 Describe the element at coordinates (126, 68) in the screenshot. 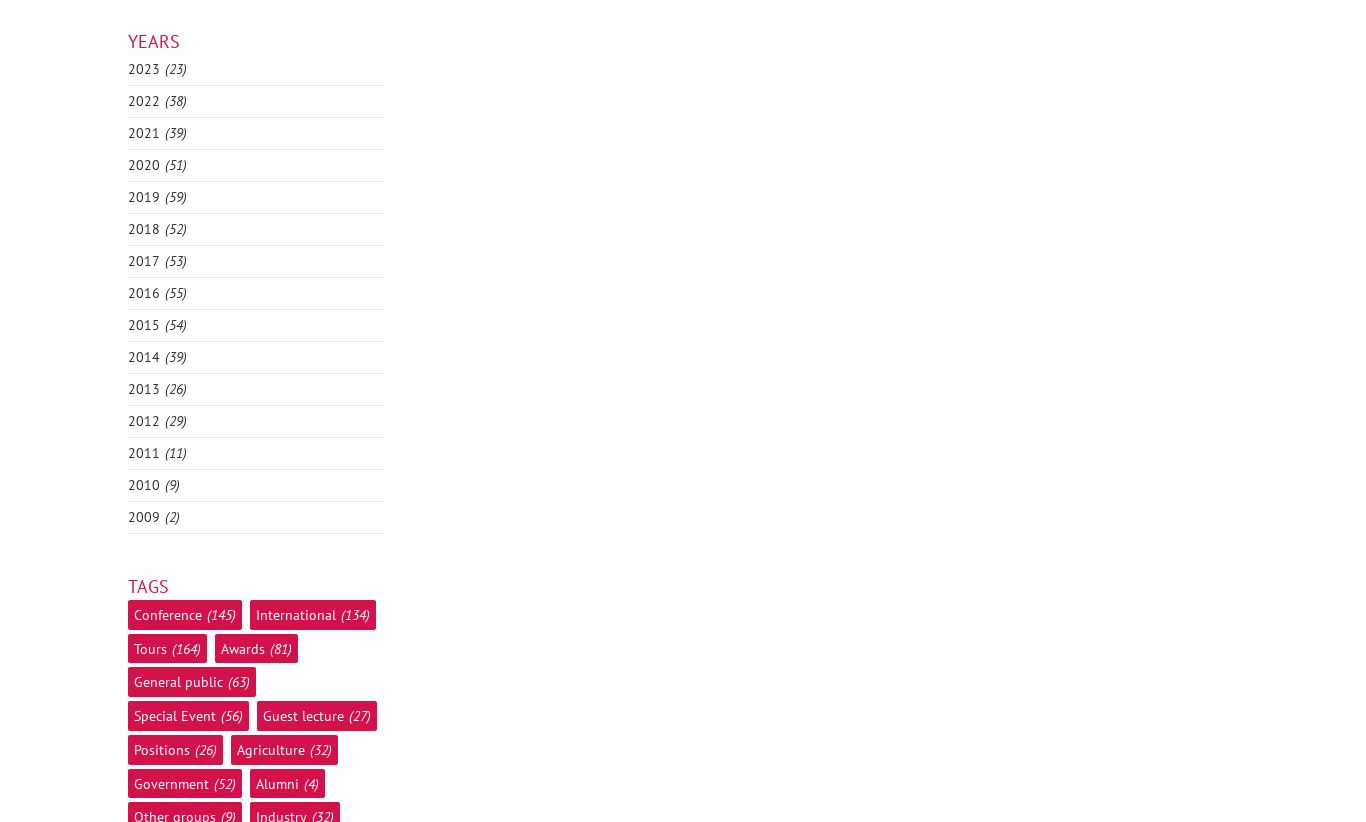

I see `'2023'` at that location.